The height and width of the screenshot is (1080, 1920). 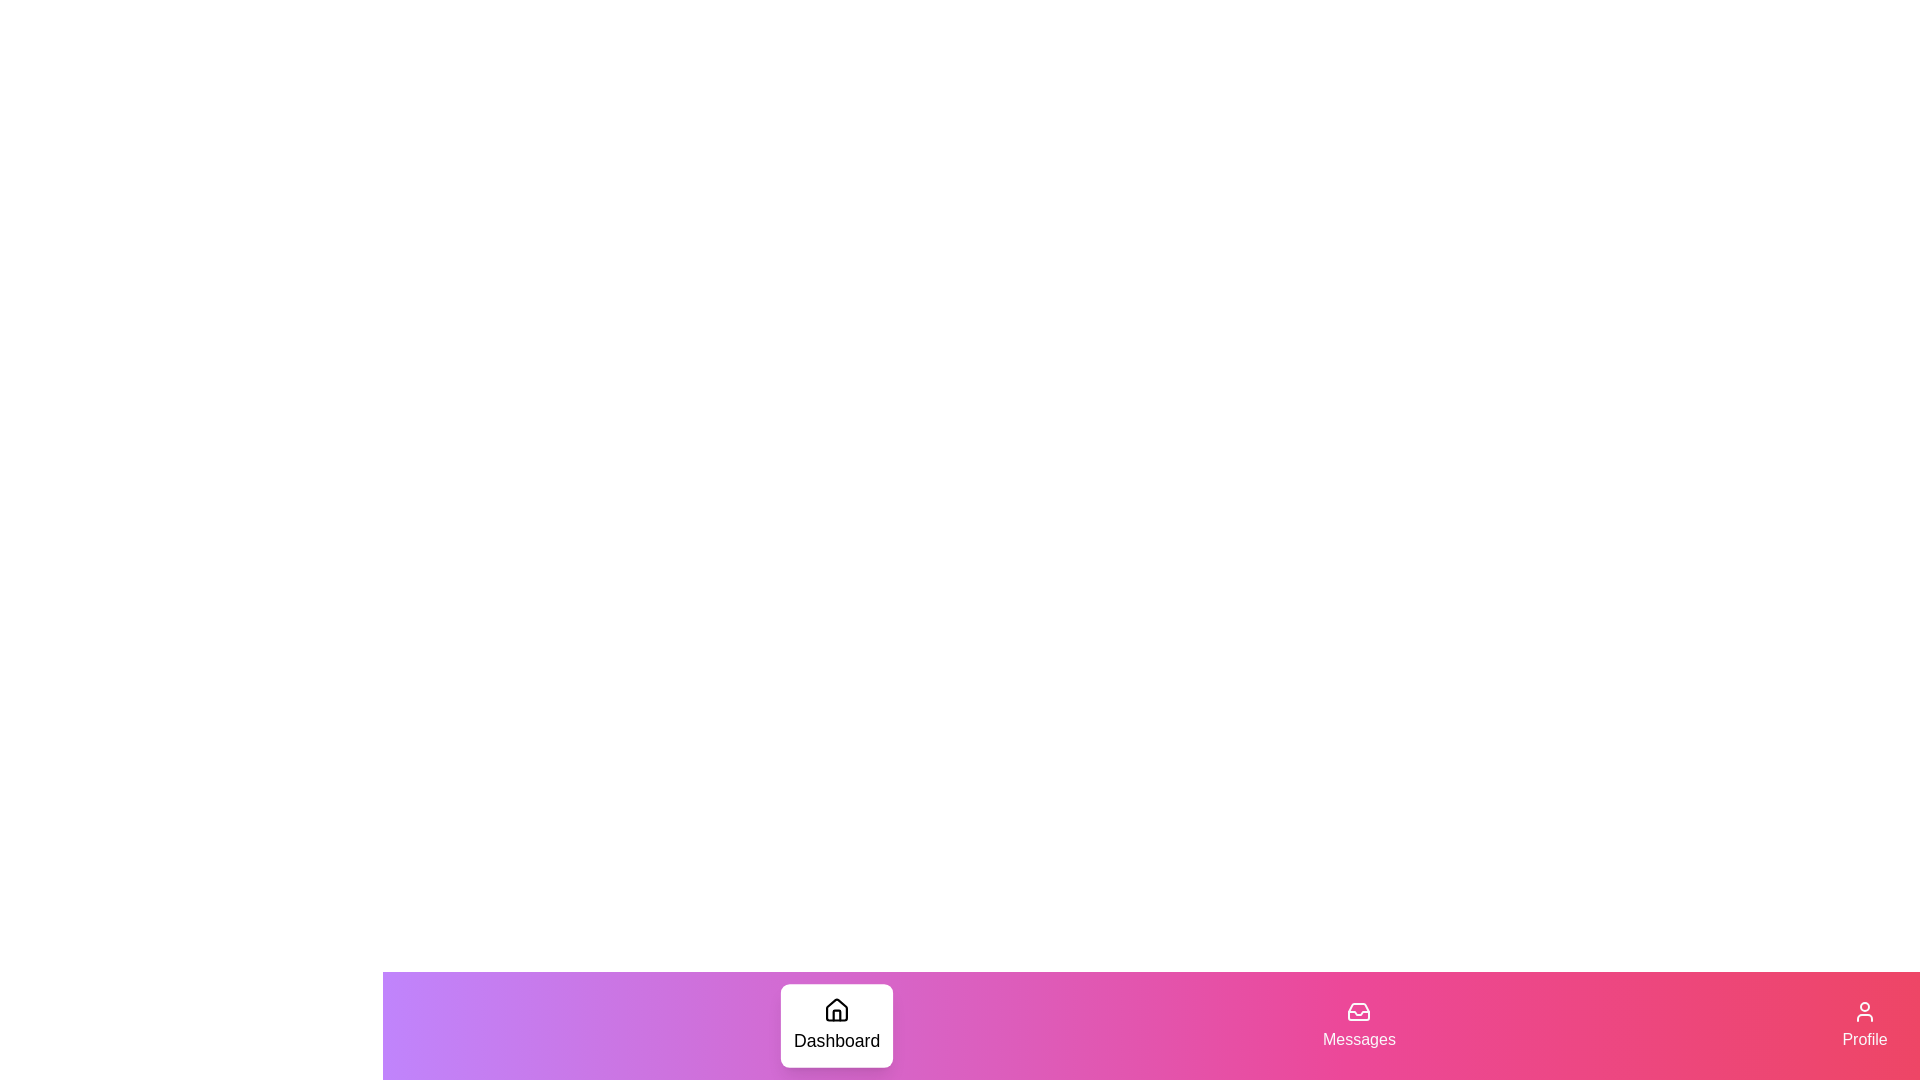 I want to click on the tab labeled Messages in the bottom navigation bar, so click(x=1359, y=1026).